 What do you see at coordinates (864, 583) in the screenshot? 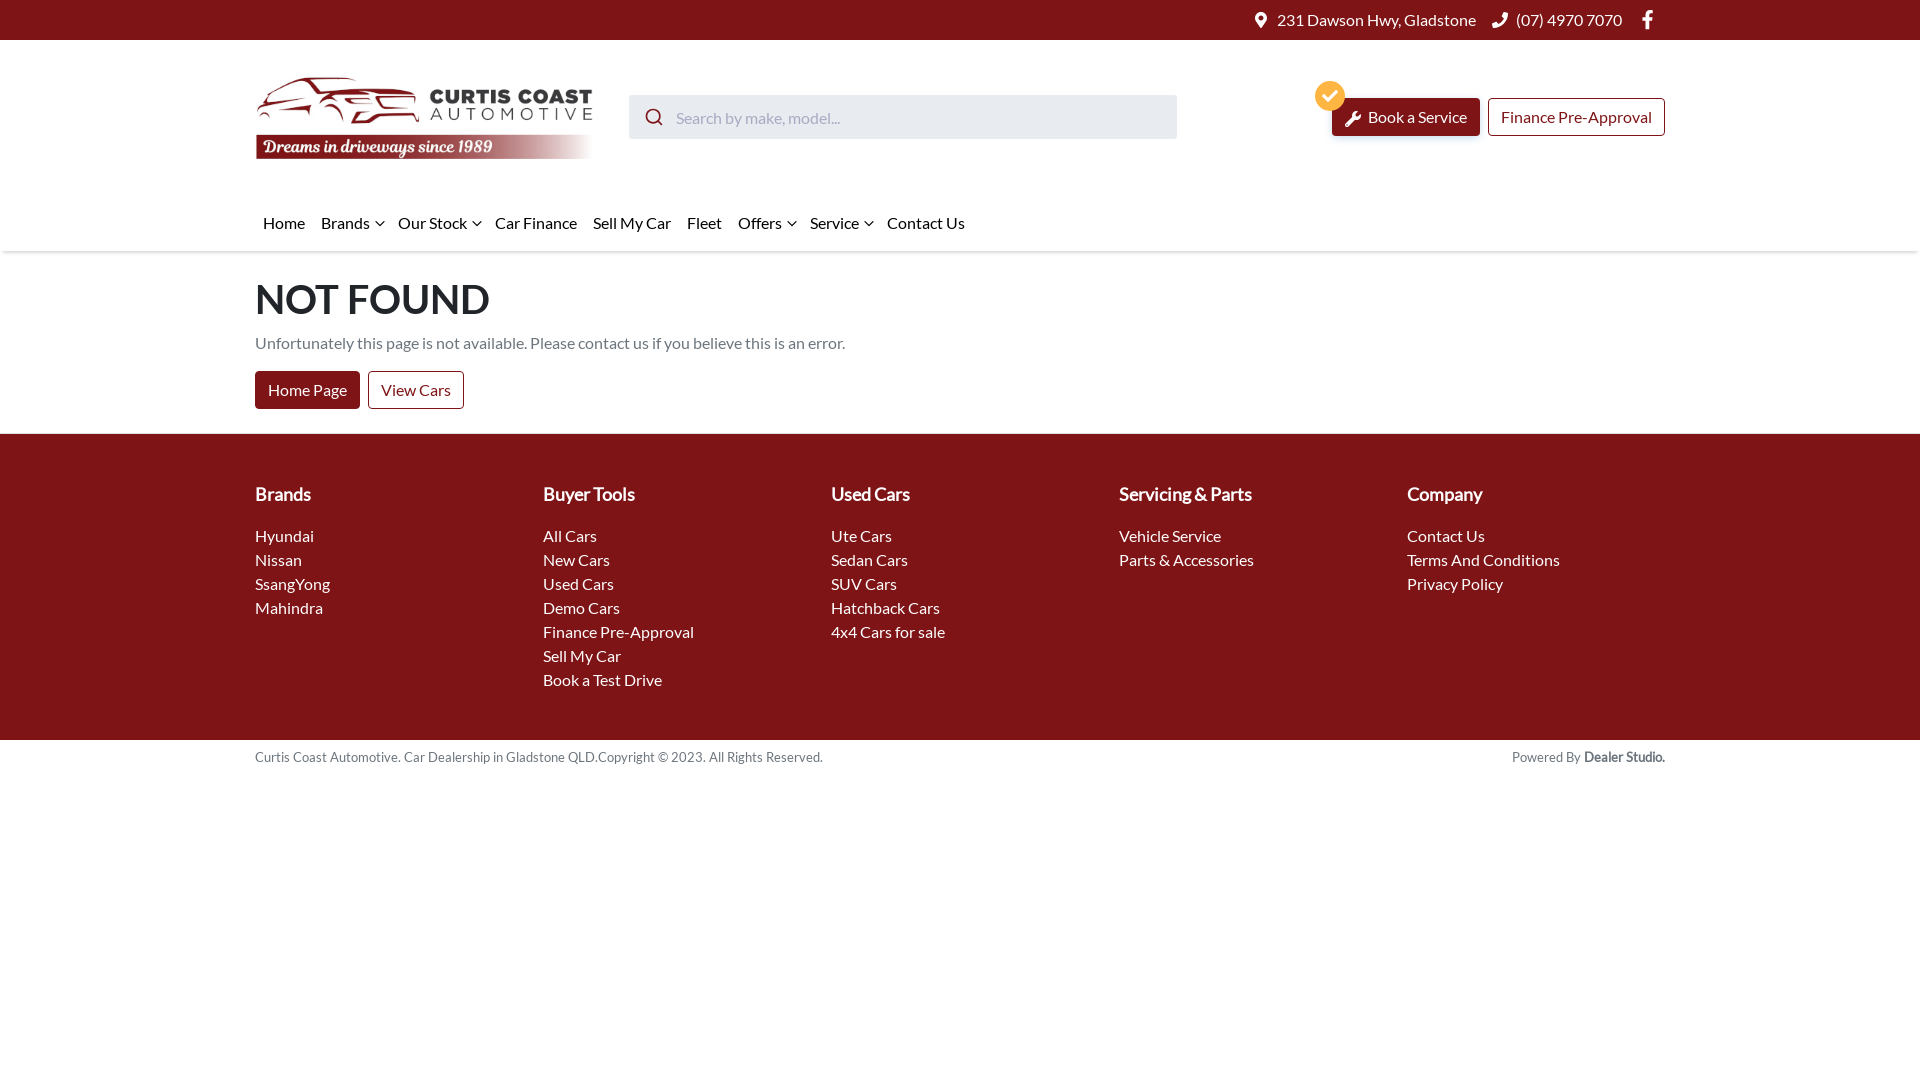
I see `'SUV Cars'` at bounding box center [864, 583].